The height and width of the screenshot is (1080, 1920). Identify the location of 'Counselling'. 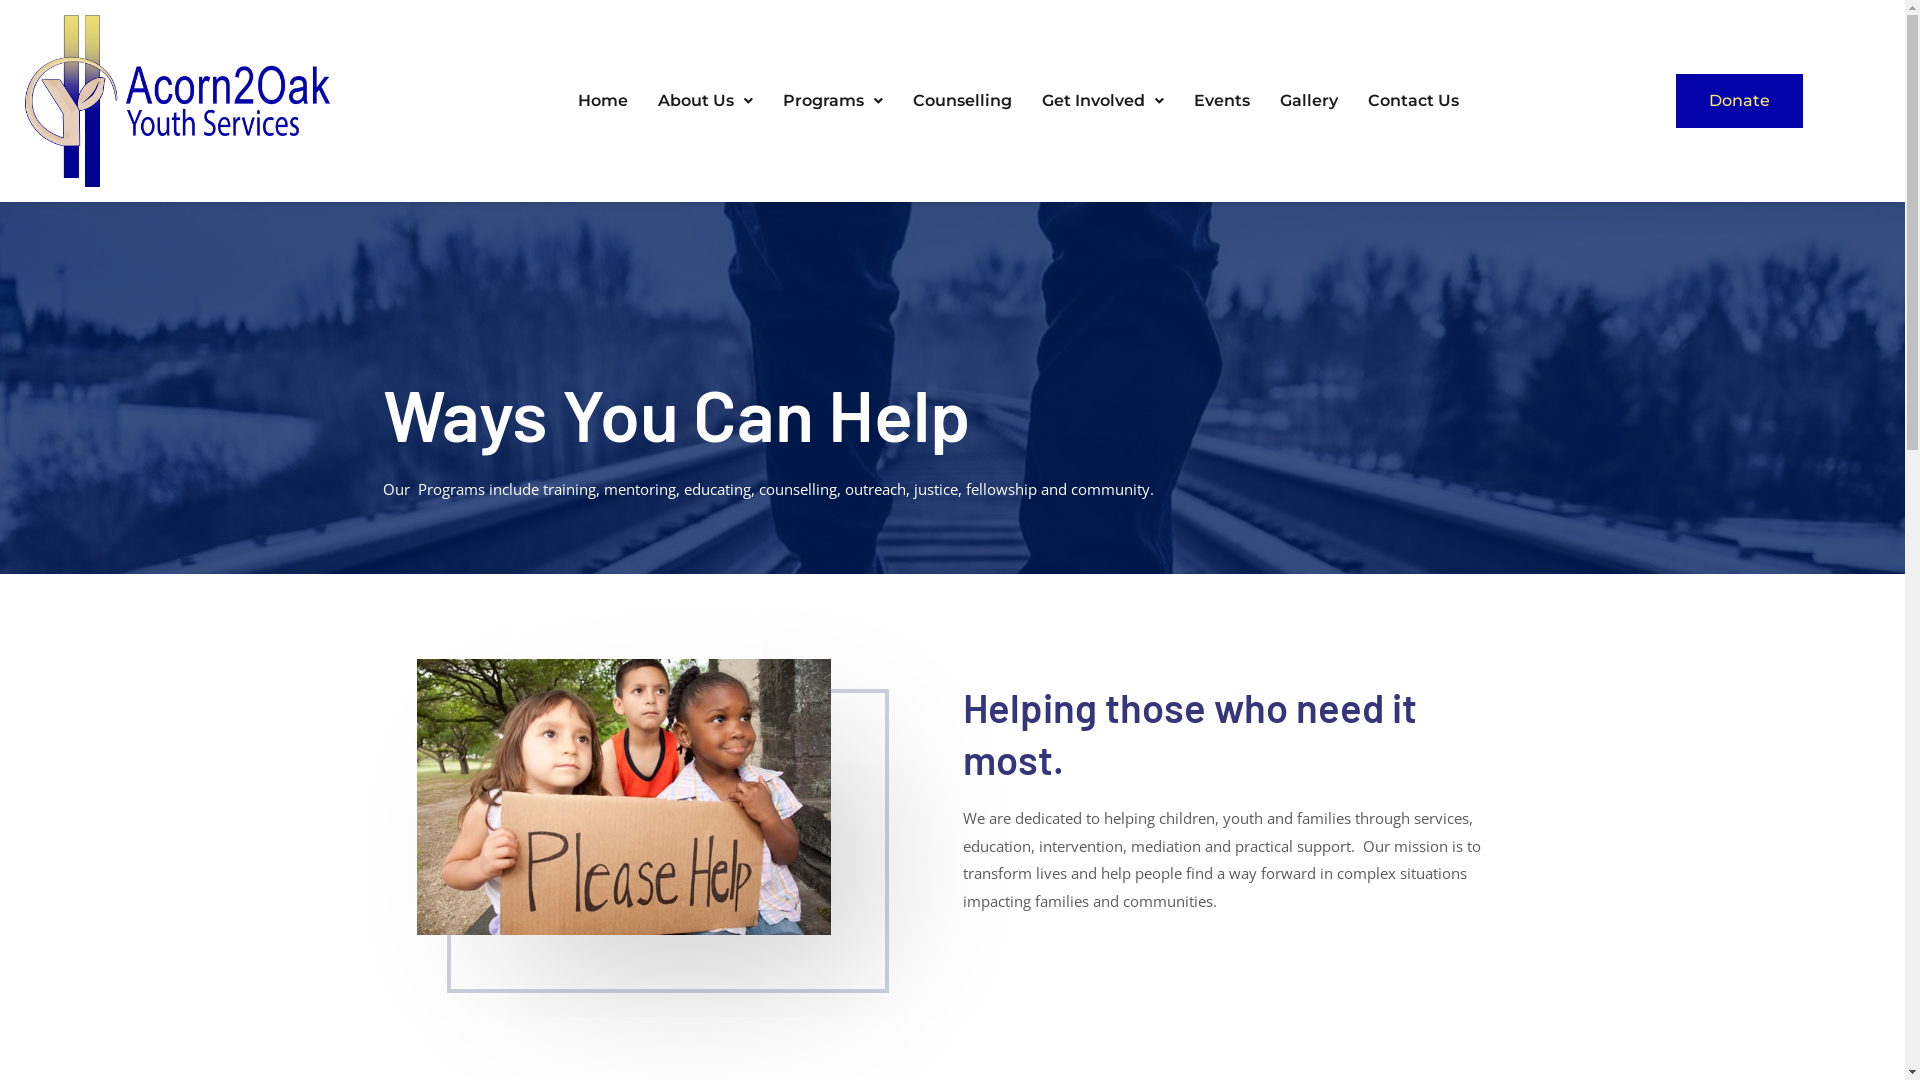
(962, 100).